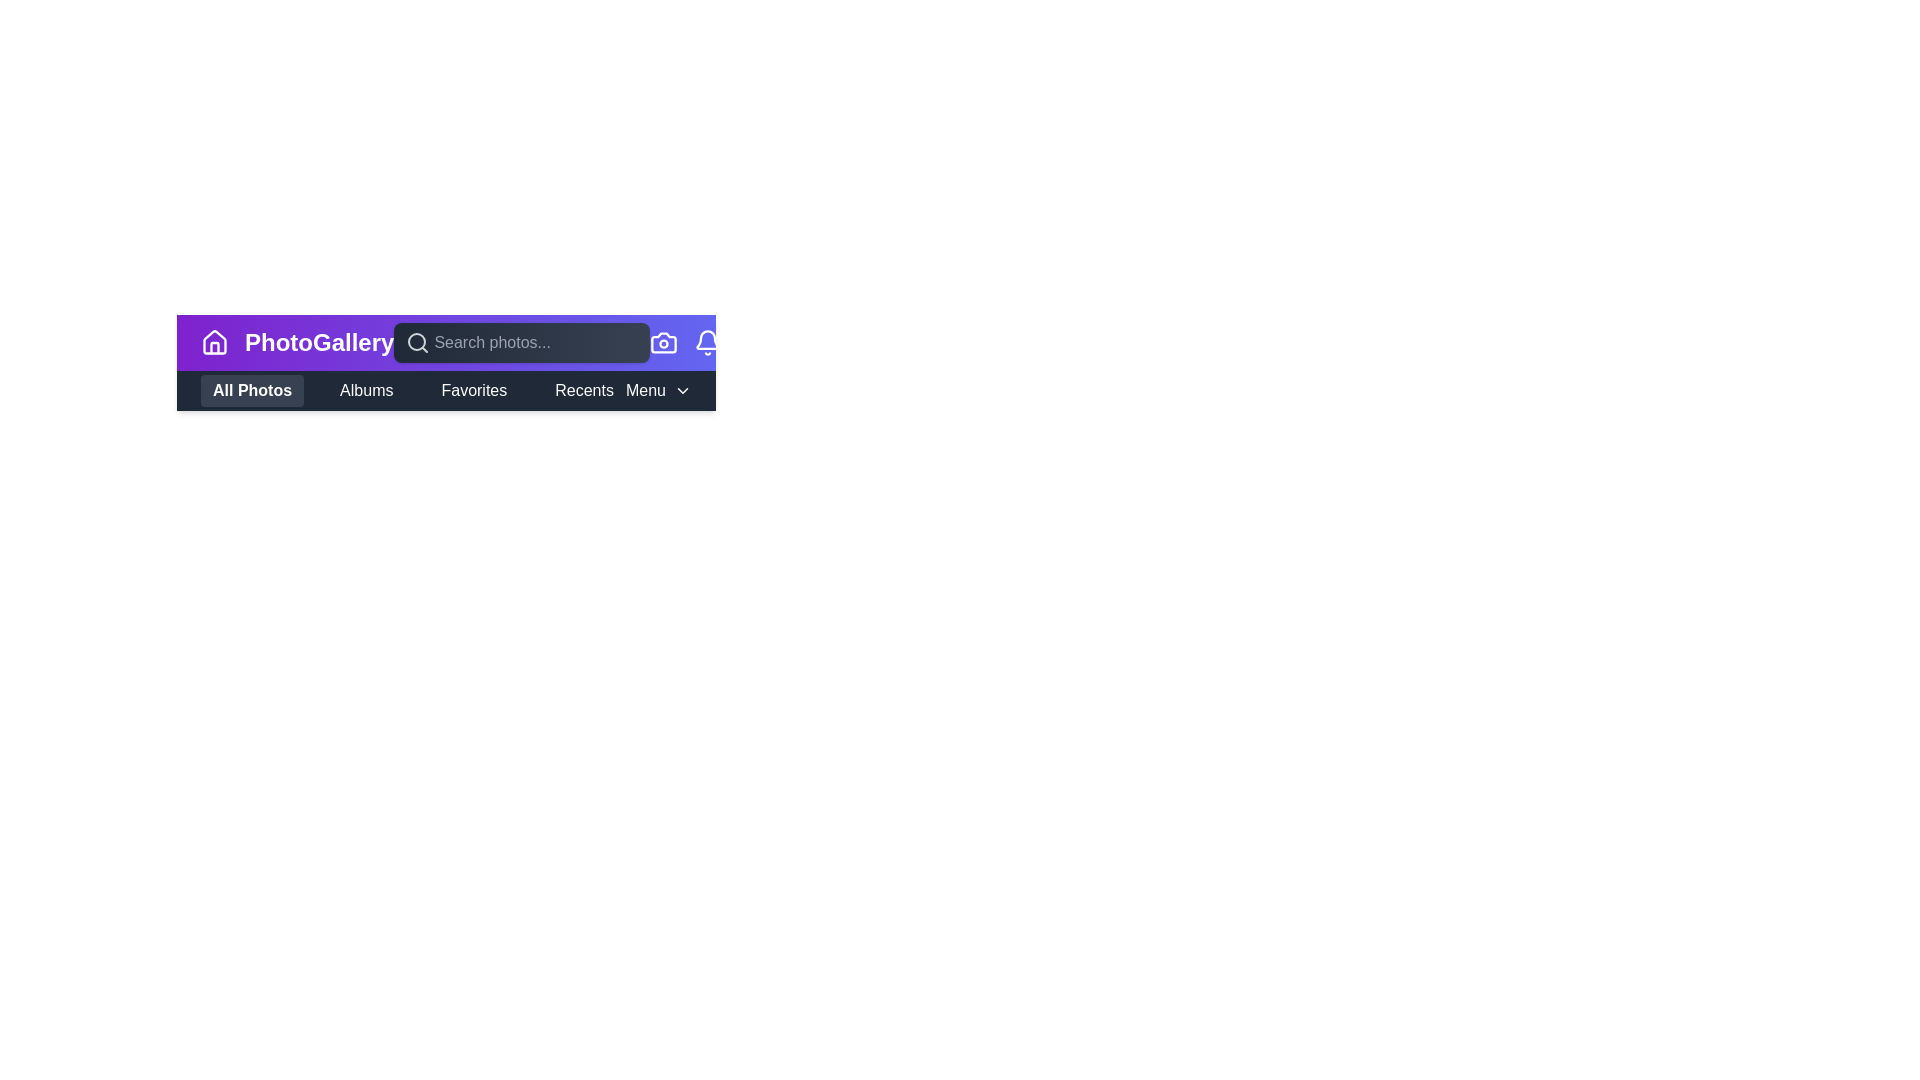  What do you see at coordinates (645, 390) in the screenshot?
I see `the Menu button to activate the corresponding navigation` at bounding box center [645, 390].